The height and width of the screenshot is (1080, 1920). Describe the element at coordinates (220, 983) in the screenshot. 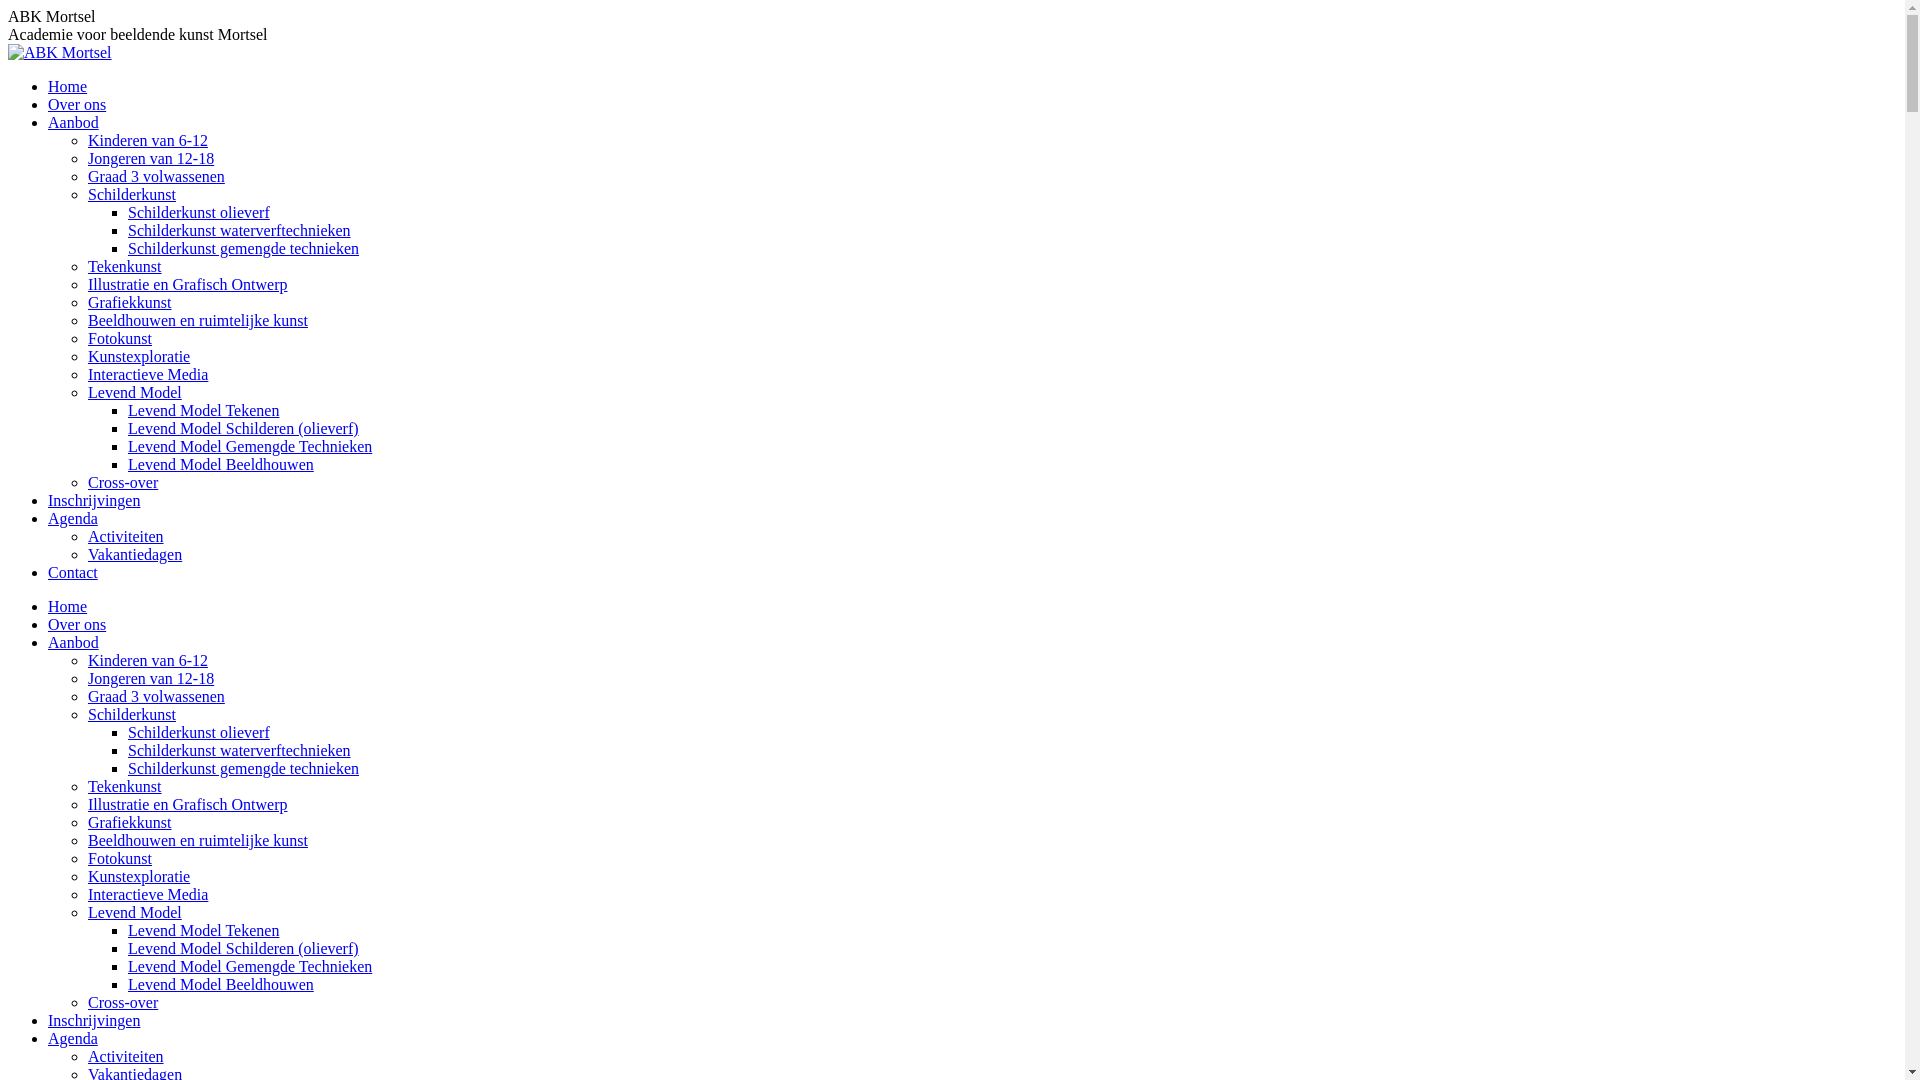

I see `'Levend Model Beeldhouwen'` at that location.